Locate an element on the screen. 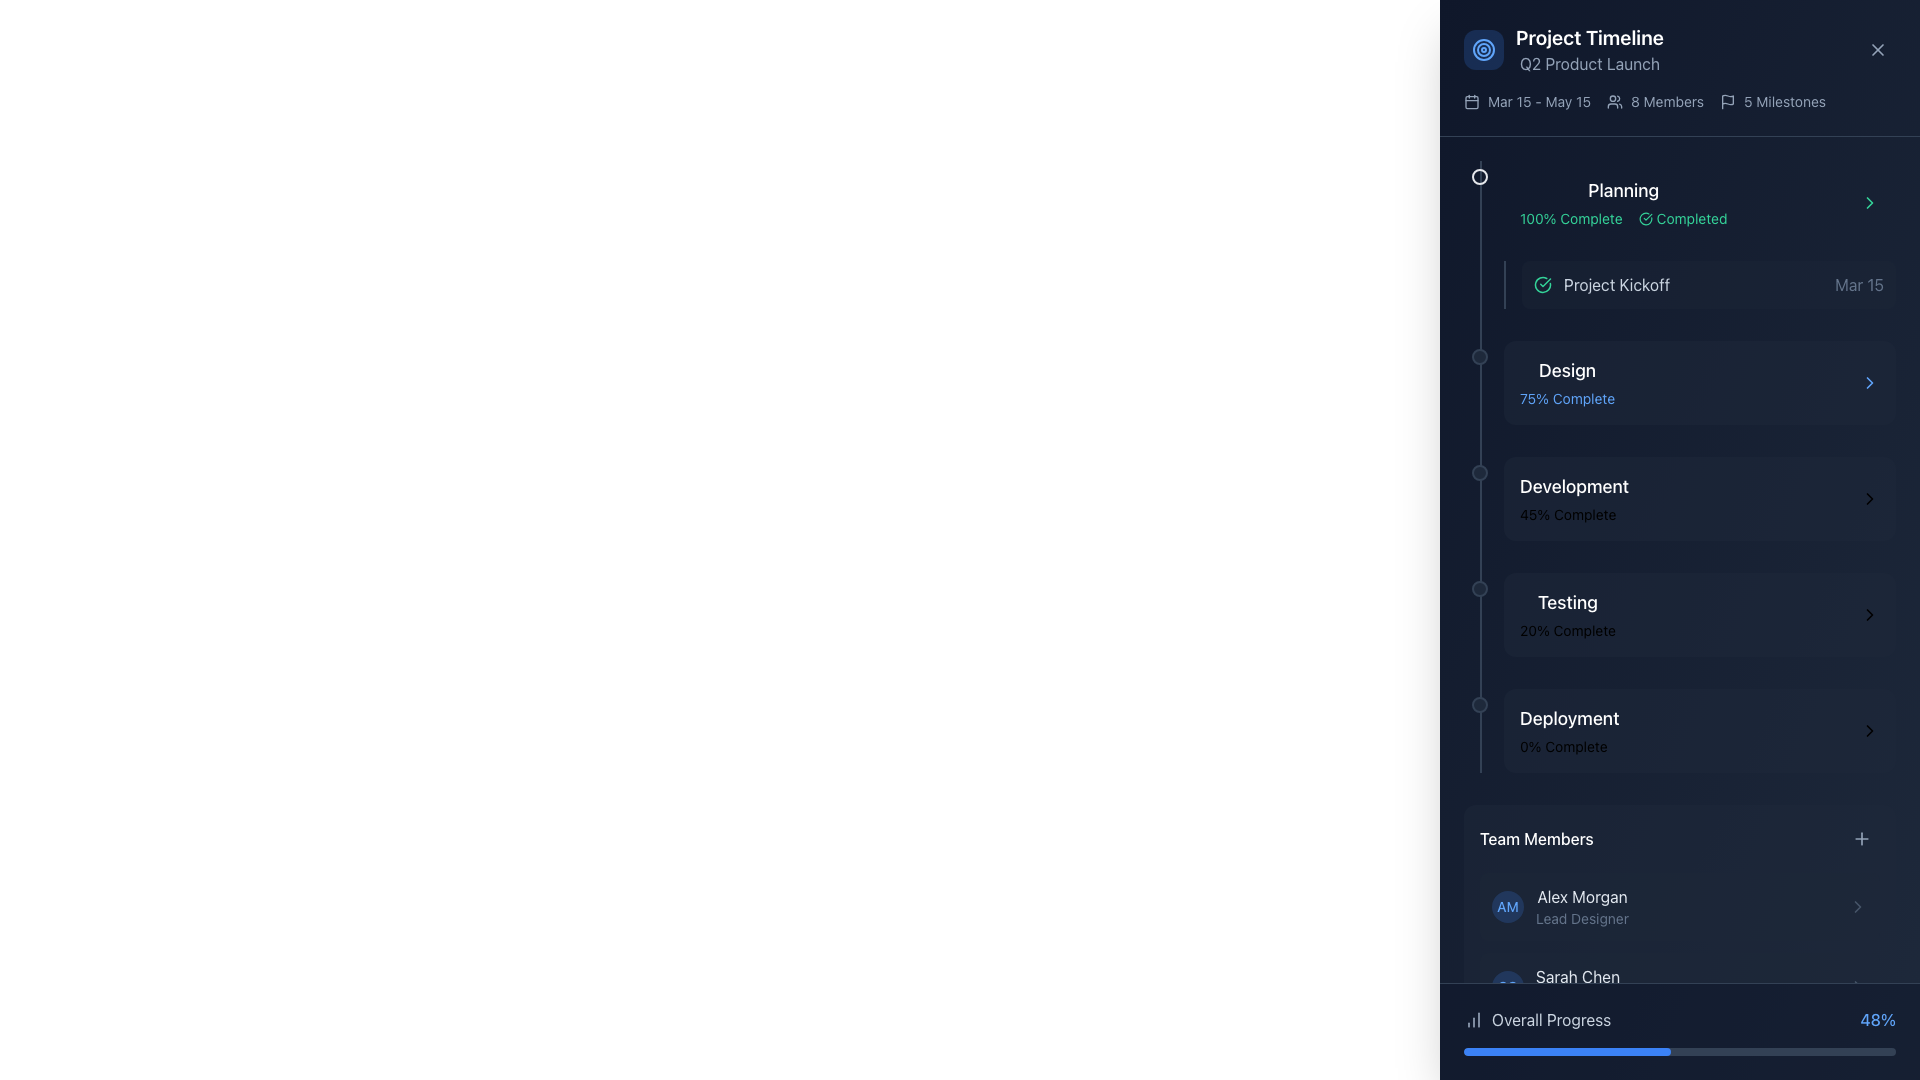  the small circular indicator located adjacent to the beginning of the 'Design' section in the timeline by moving the cursor over it is located at coordinates (1479, 356).